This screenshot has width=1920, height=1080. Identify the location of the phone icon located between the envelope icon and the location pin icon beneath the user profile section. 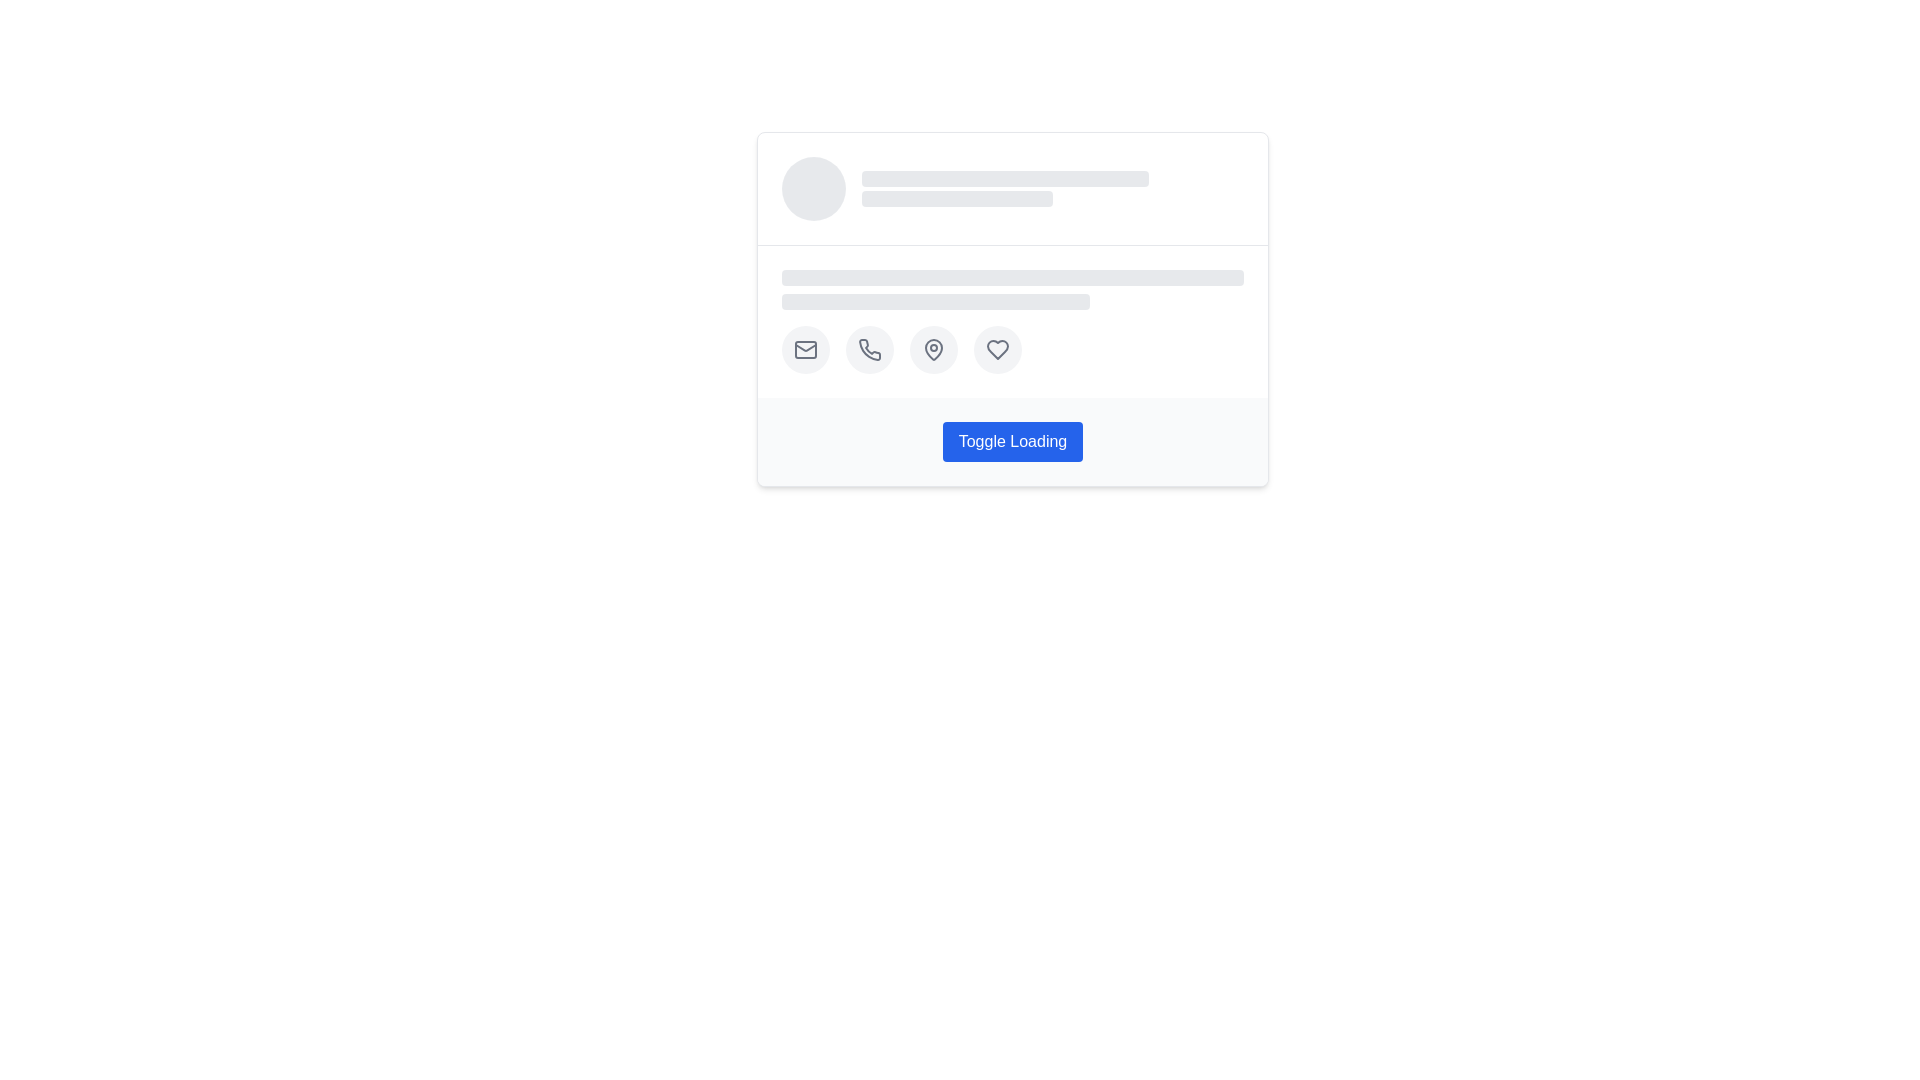
(869, 347).